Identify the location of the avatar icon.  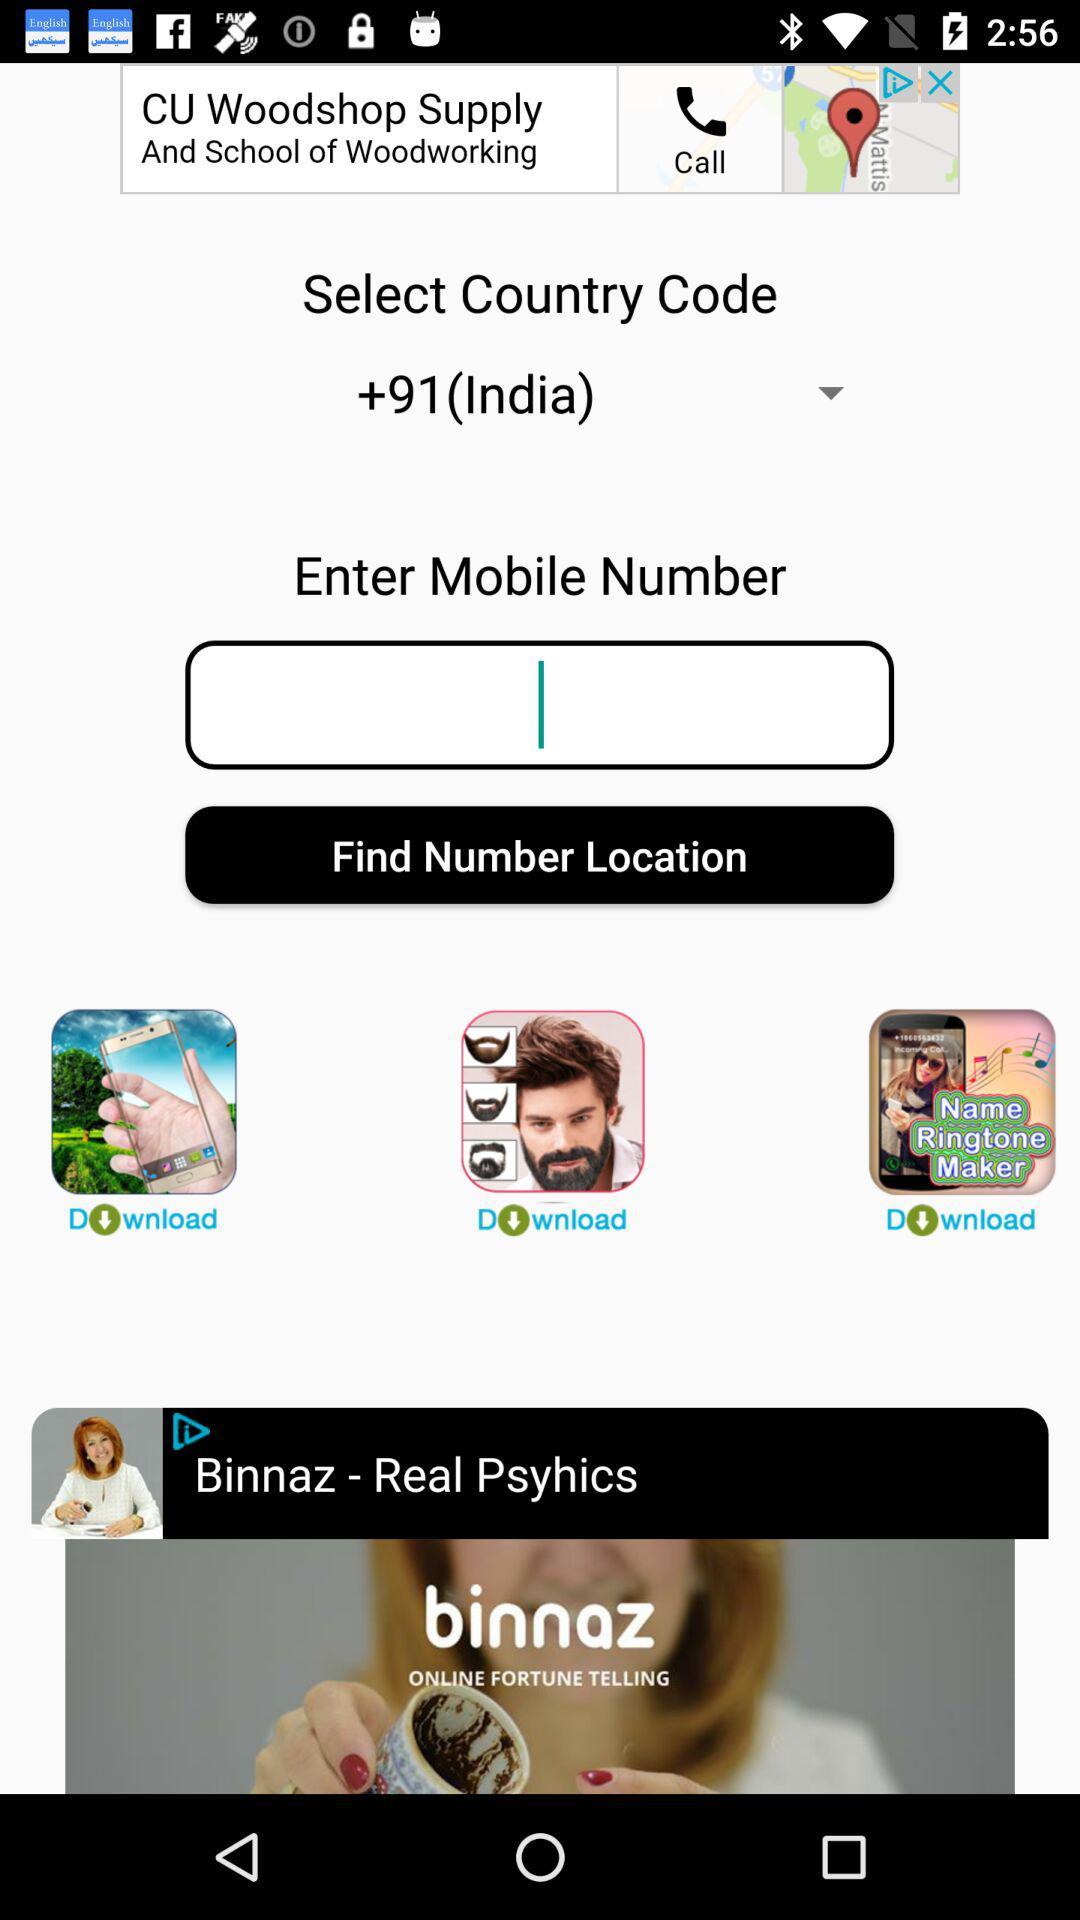
(131, 1112).